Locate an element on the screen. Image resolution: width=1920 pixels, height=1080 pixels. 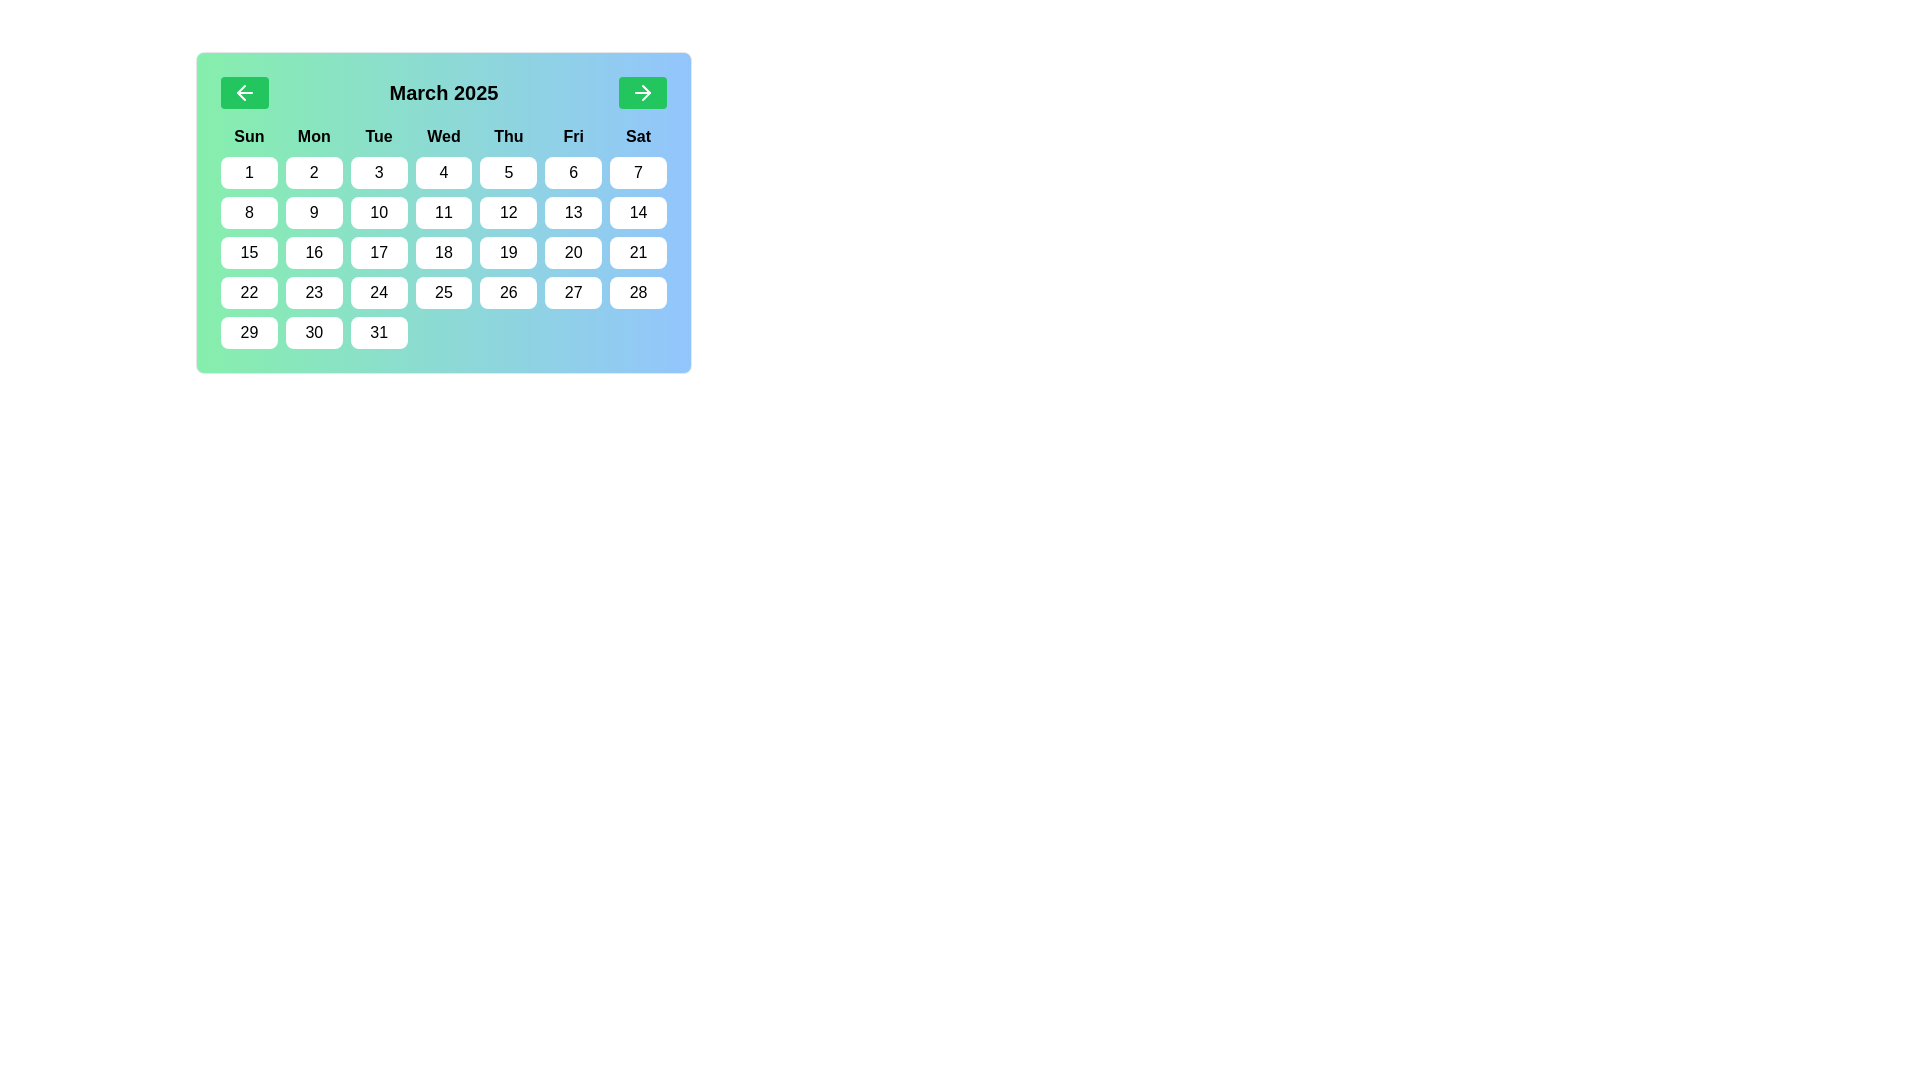
the calendar date button '7' located in the first row and last column under the 'Sat' header is located at coordinates (637, 172).